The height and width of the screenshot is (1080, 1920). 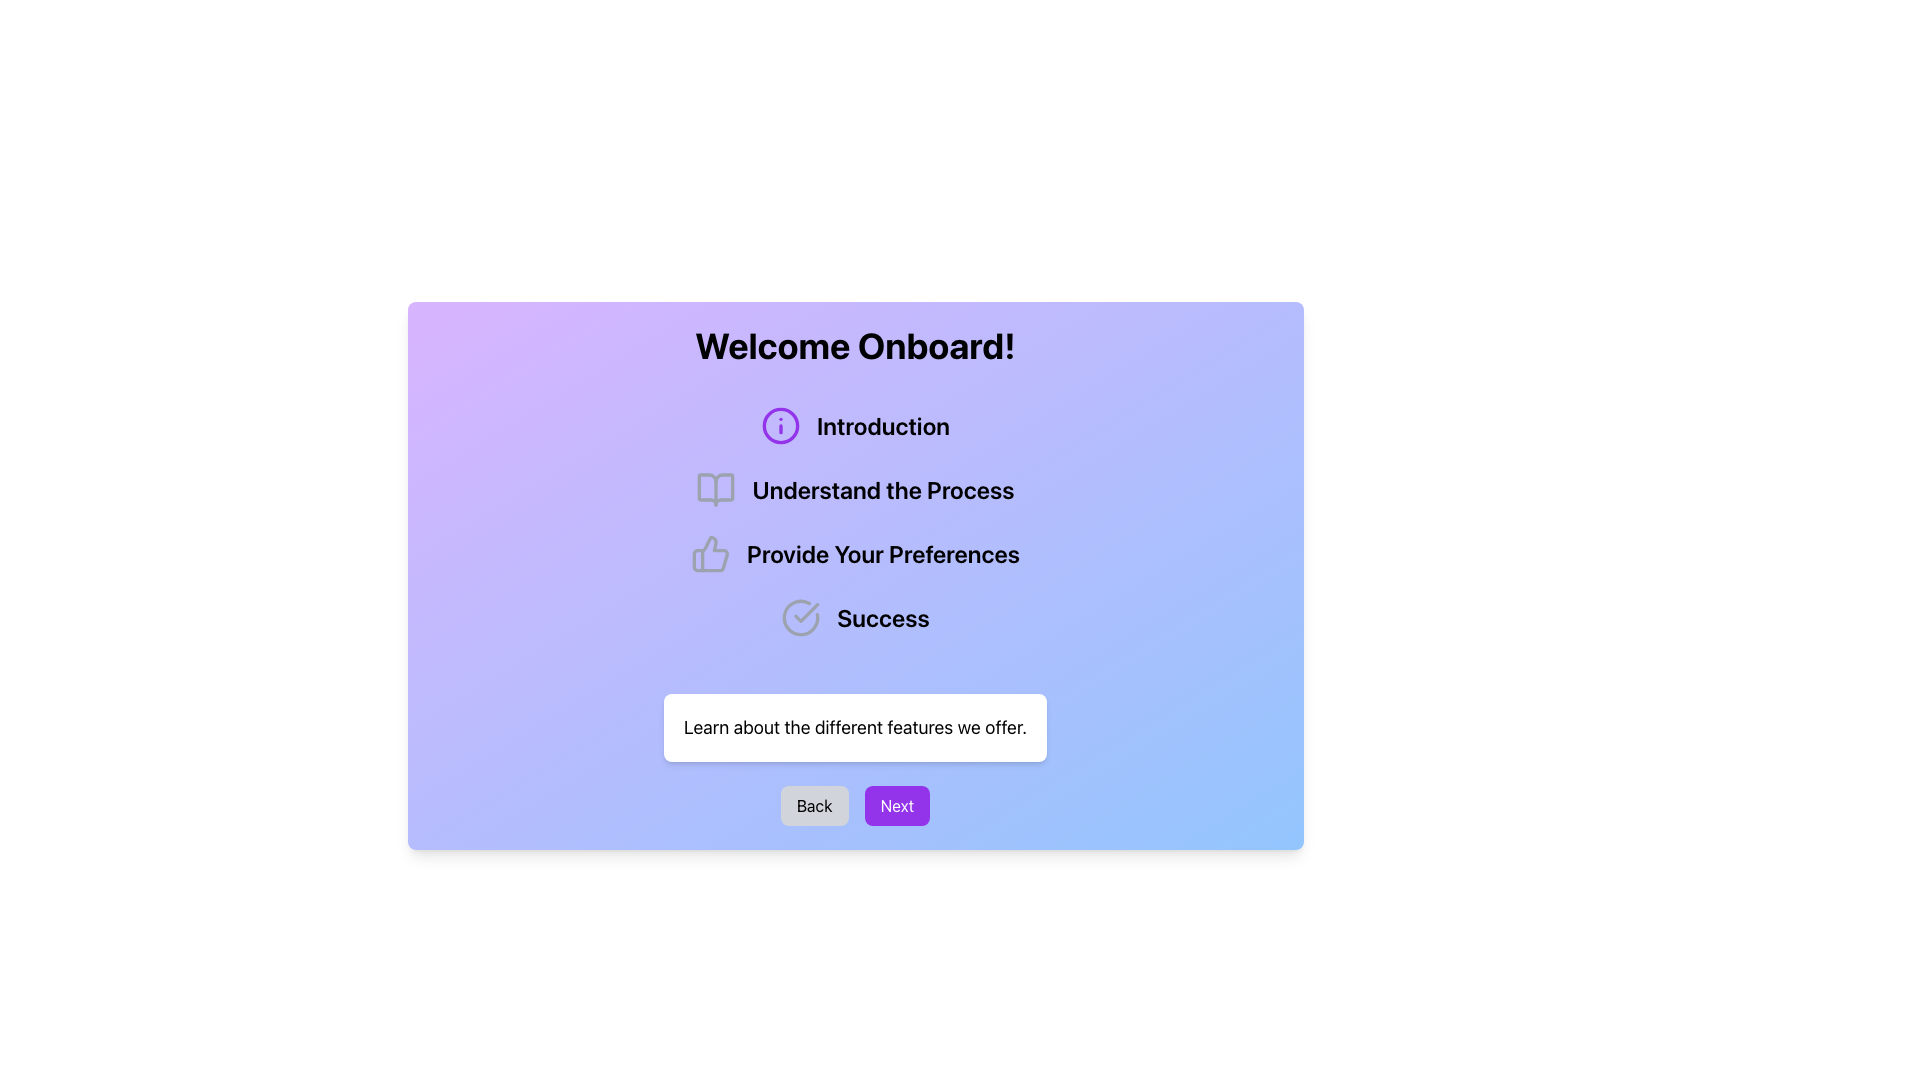 What do you see at coordinates (855, 728) in the screenshot?
I see `descriptive Static Text located above the navigation buttons labeled 'Back' and 'Next'` at bounding box center [855, 728].